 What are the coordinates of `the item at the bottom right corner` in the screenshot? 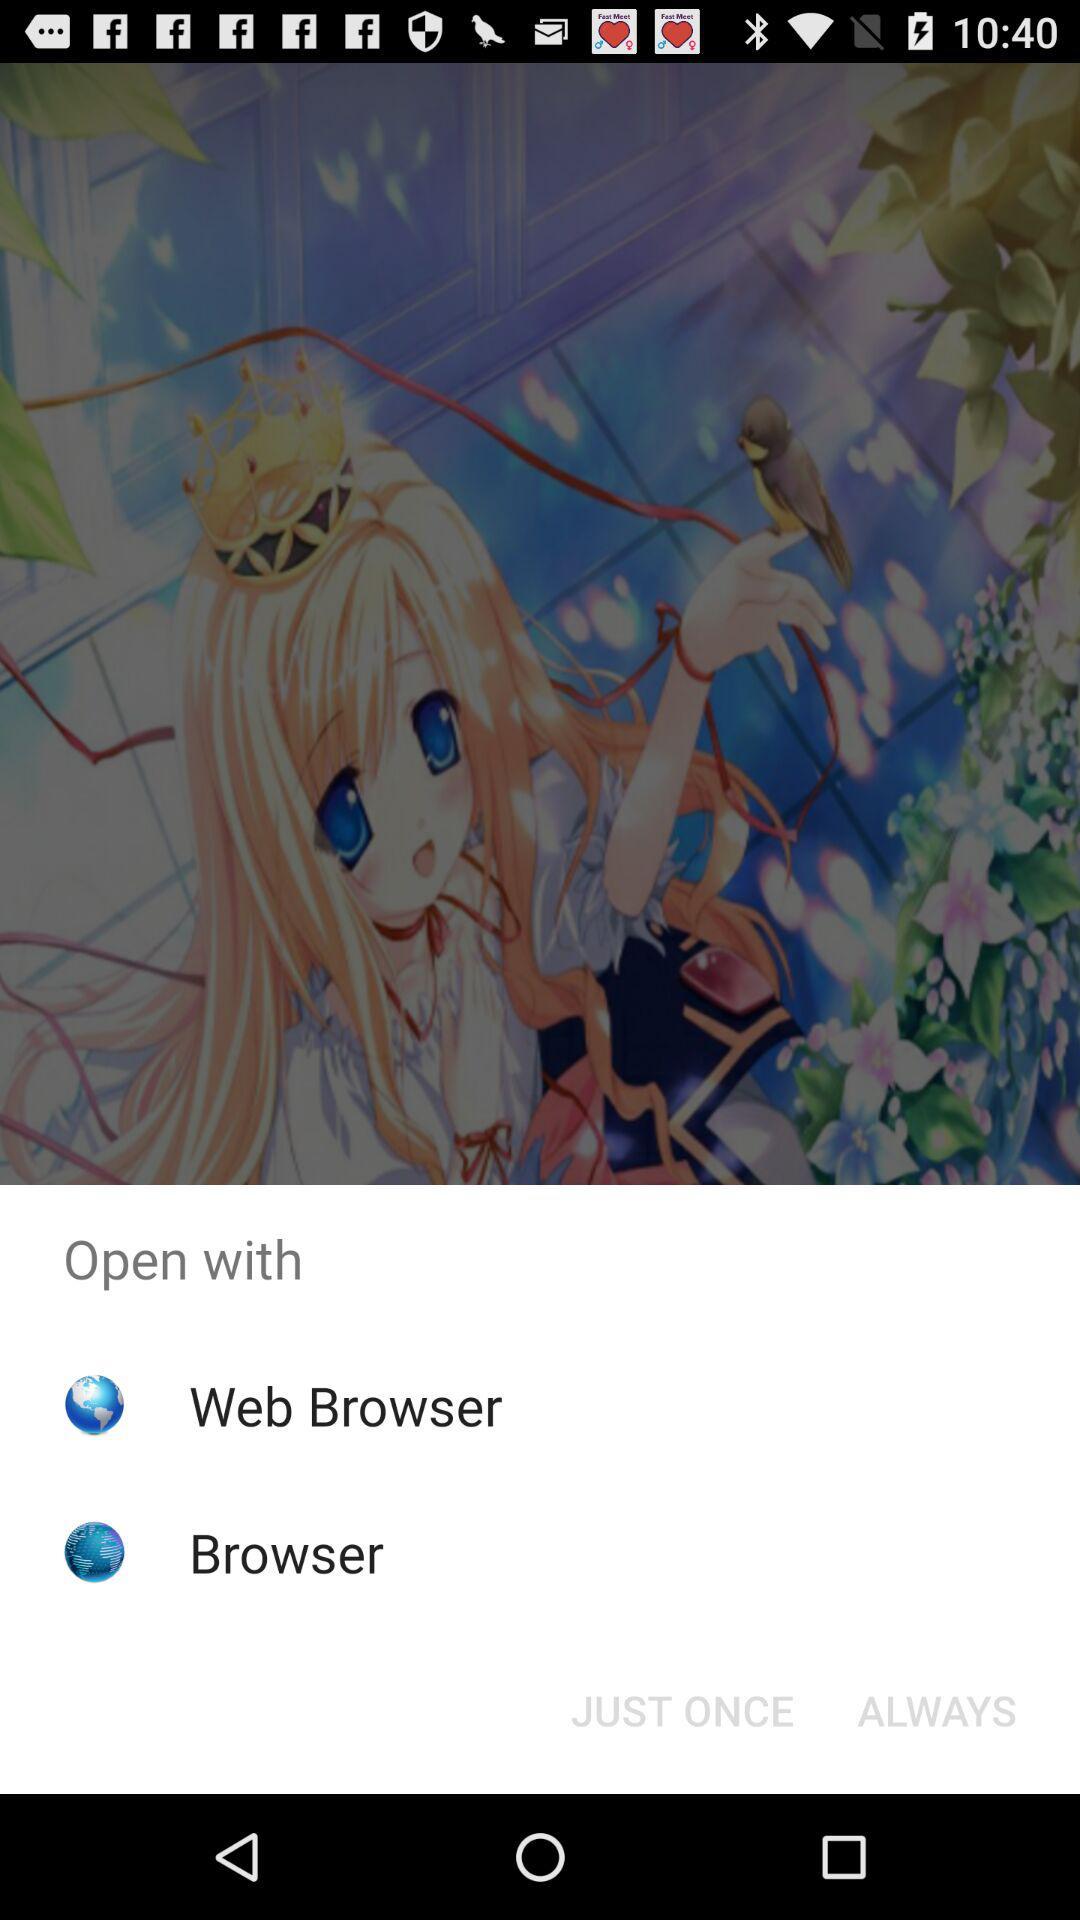 It's located at (937, 1708).